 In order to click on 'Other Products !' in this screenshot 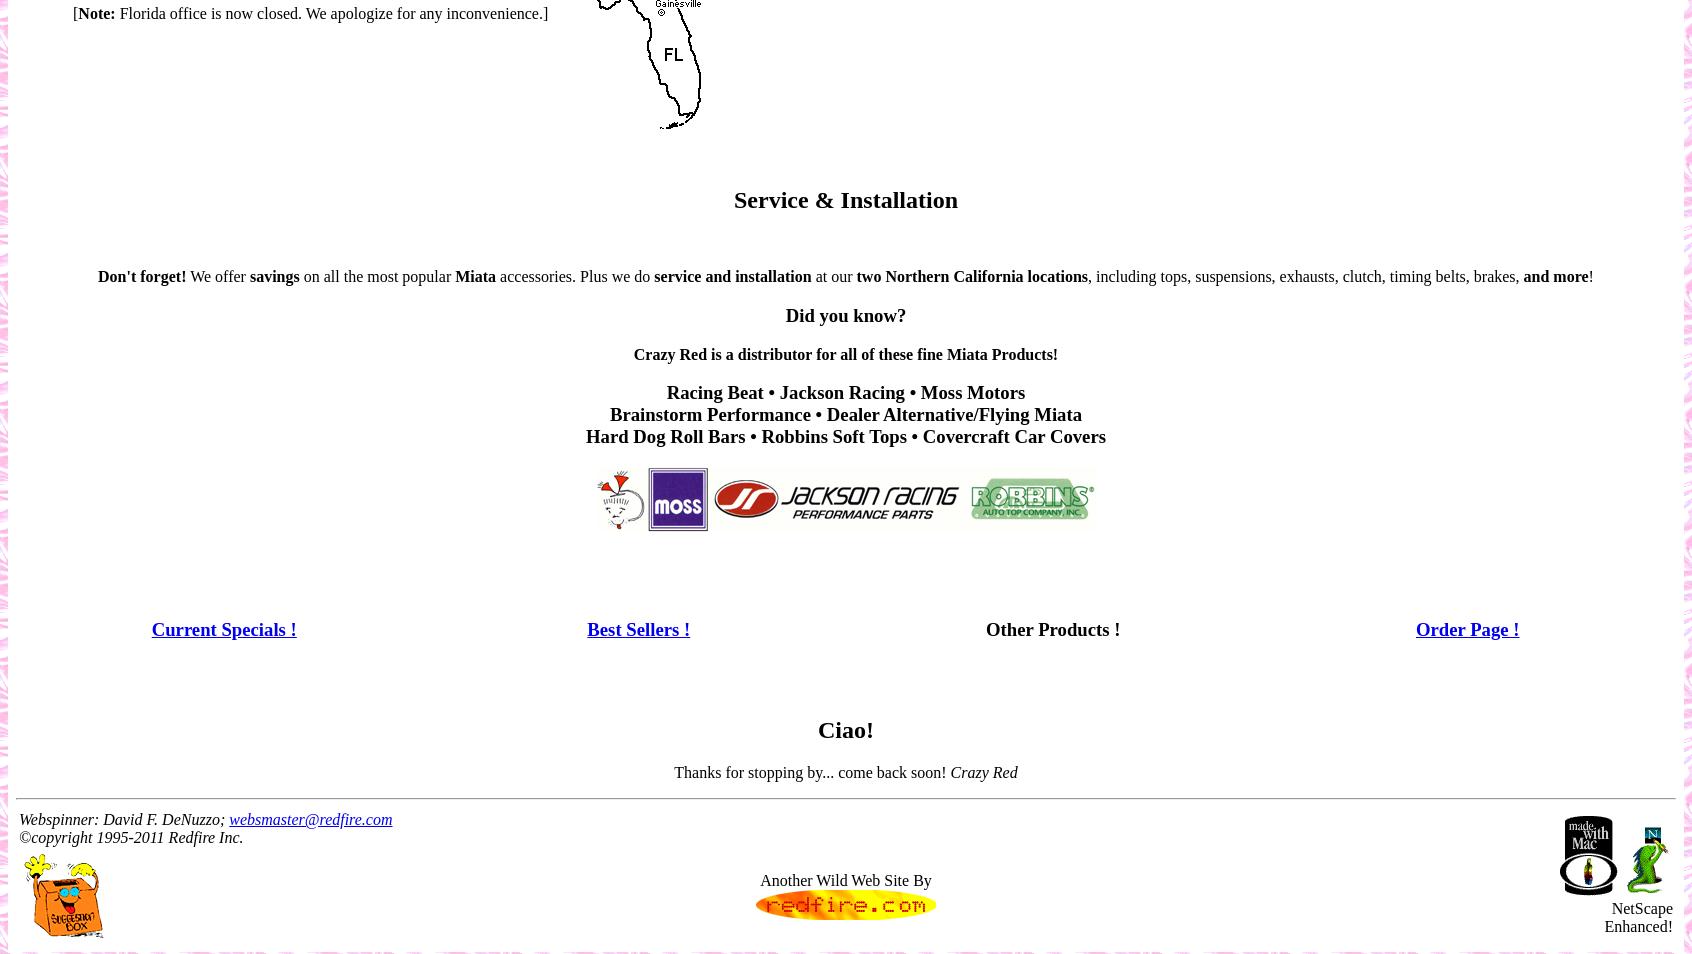, I will do `click(1051, 628)`.